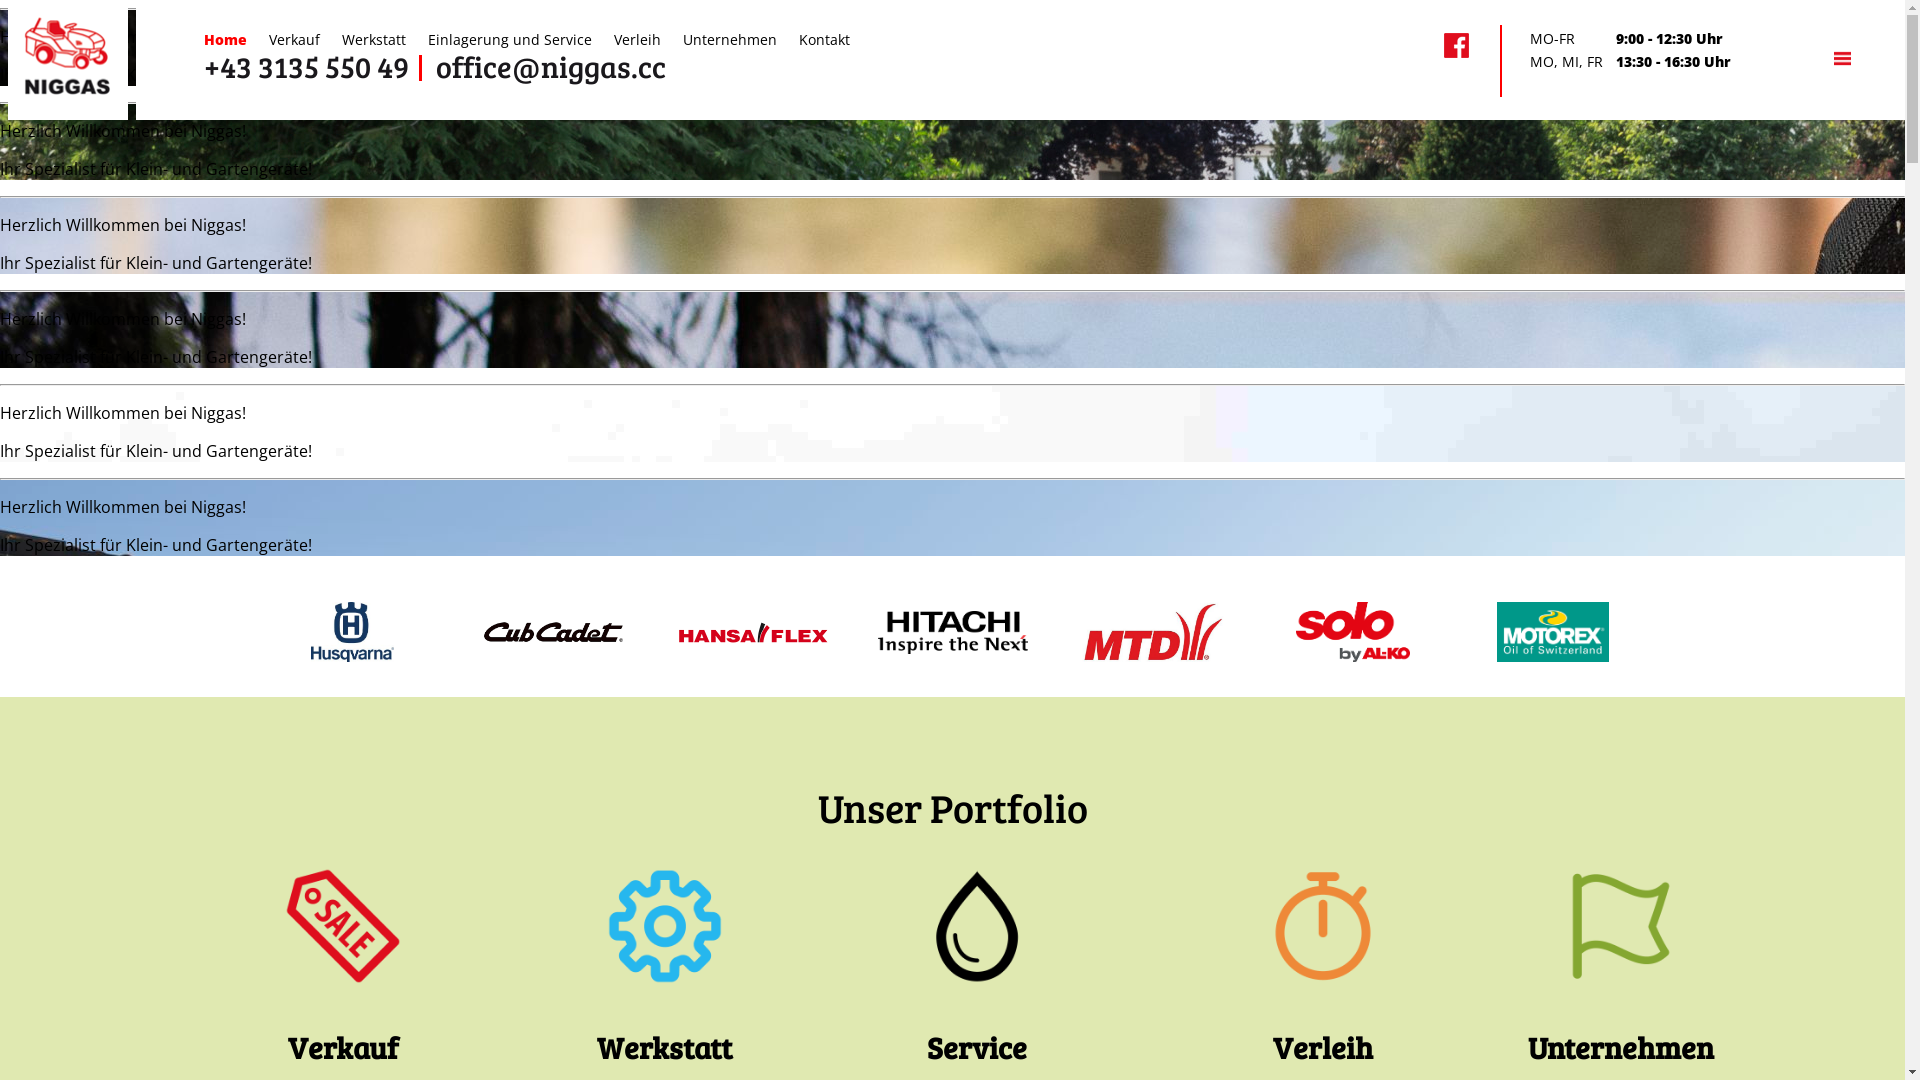  Describe the element at coordinates (203, 39) in the screenshot. I see `'Home'` at that location.